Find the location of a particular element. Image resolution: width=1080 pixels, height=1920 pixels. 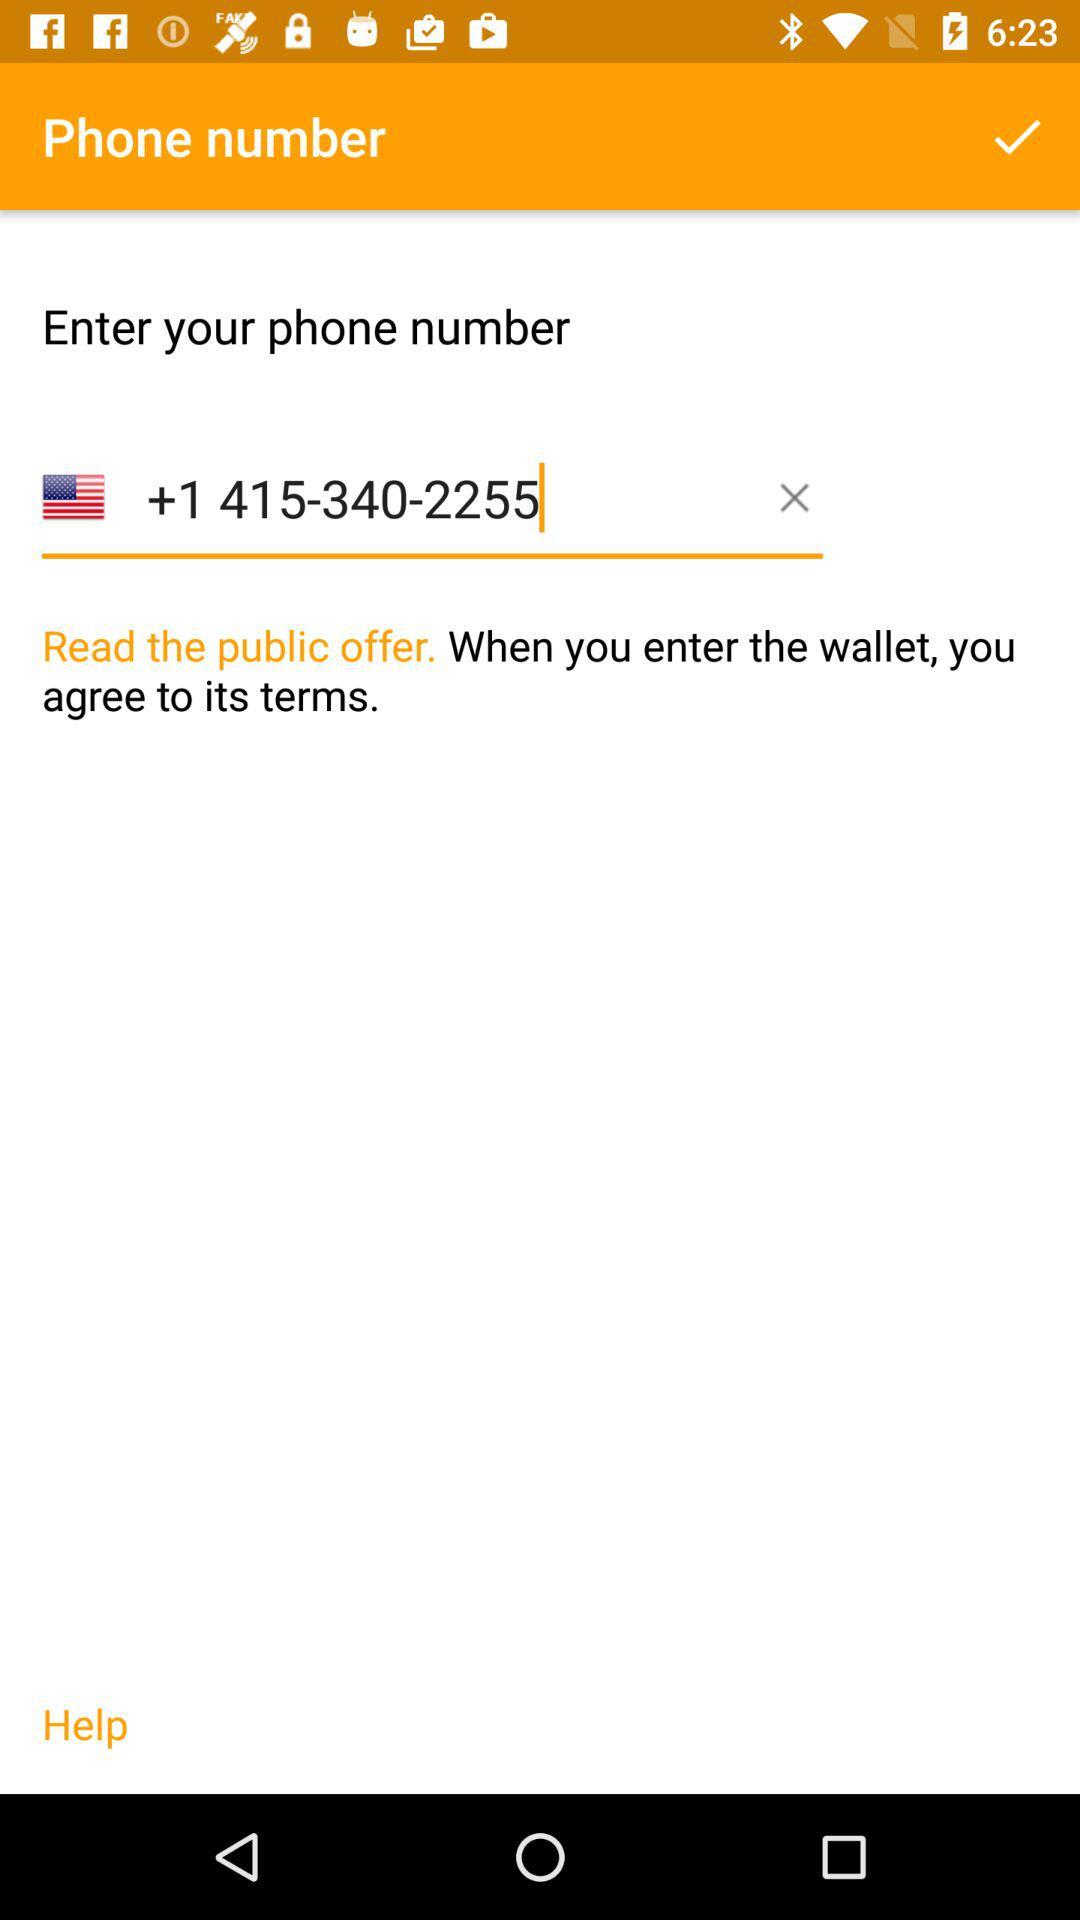

icon below the enter your phone is located at coordinates (431, 529).